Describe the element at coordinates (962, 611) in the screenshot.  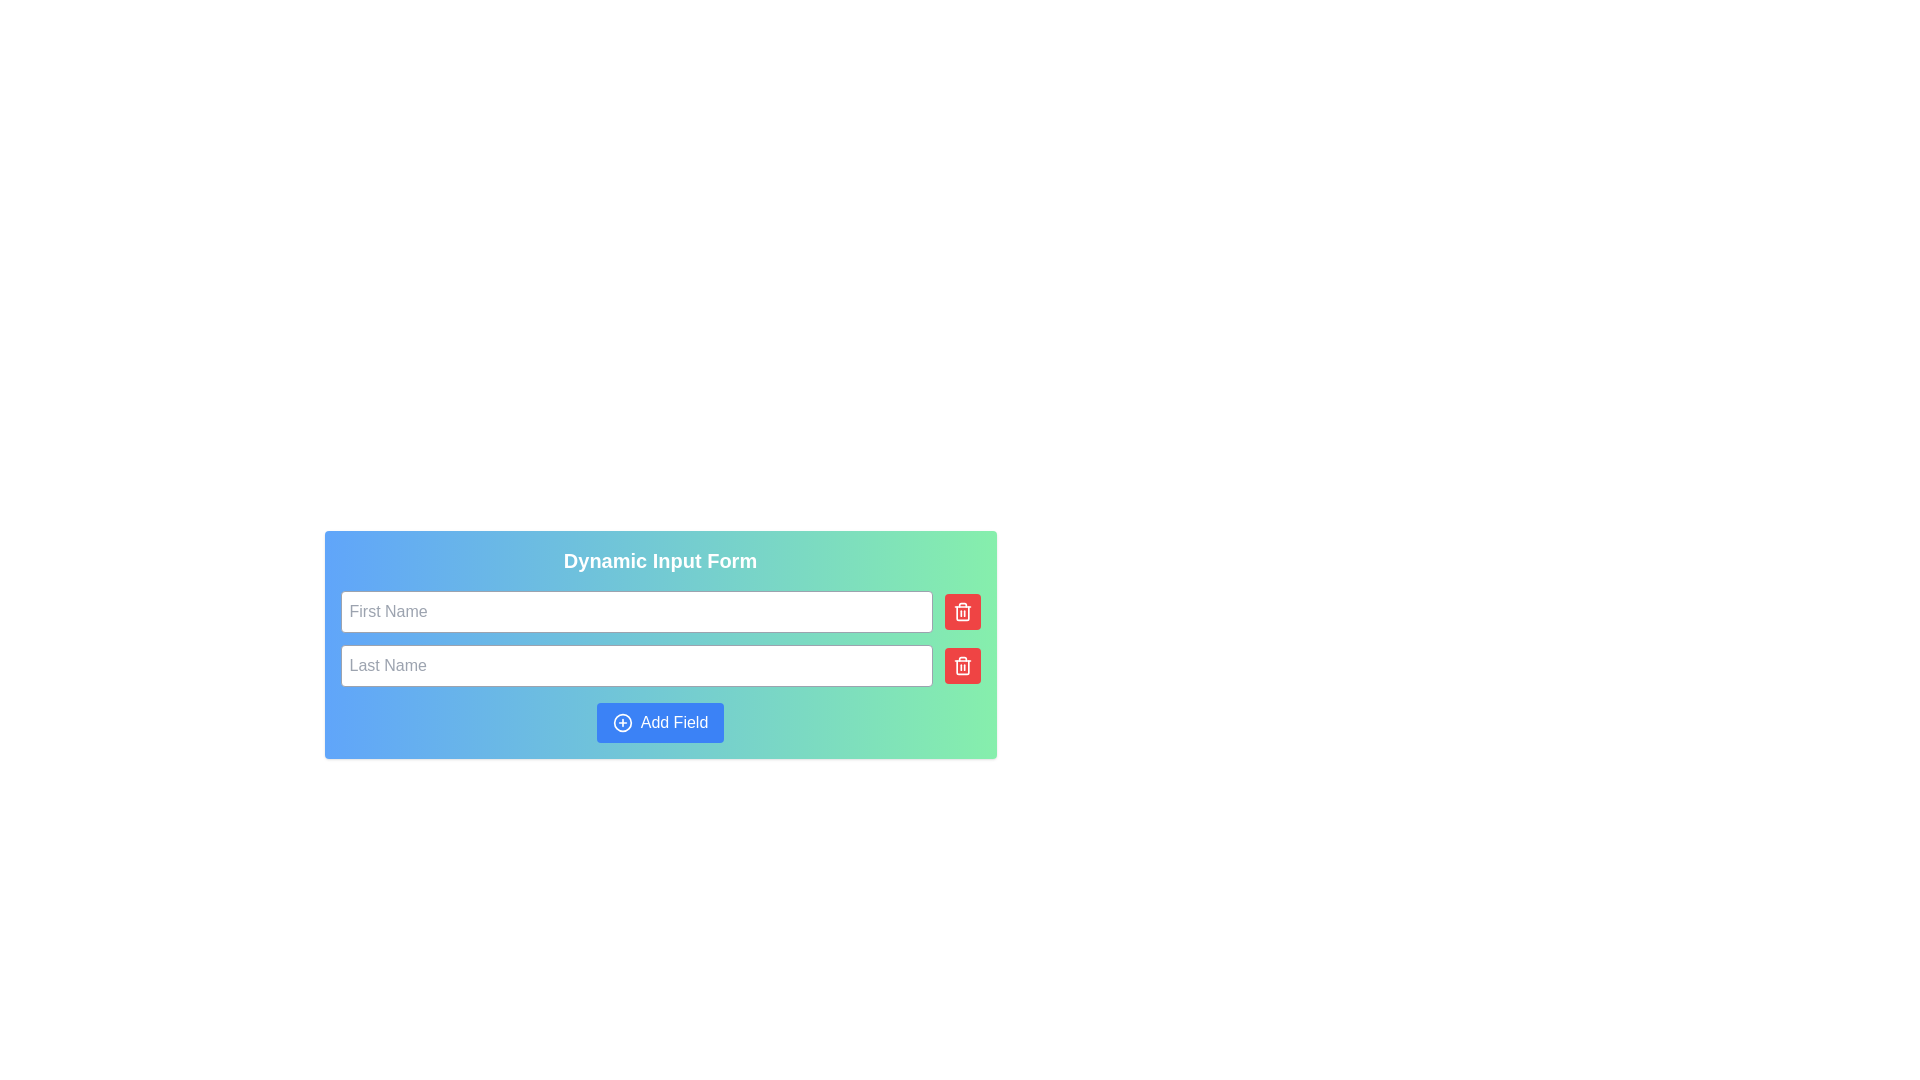
I see `the delete button located directly to the right of the 'First Name' text input field` at that location.